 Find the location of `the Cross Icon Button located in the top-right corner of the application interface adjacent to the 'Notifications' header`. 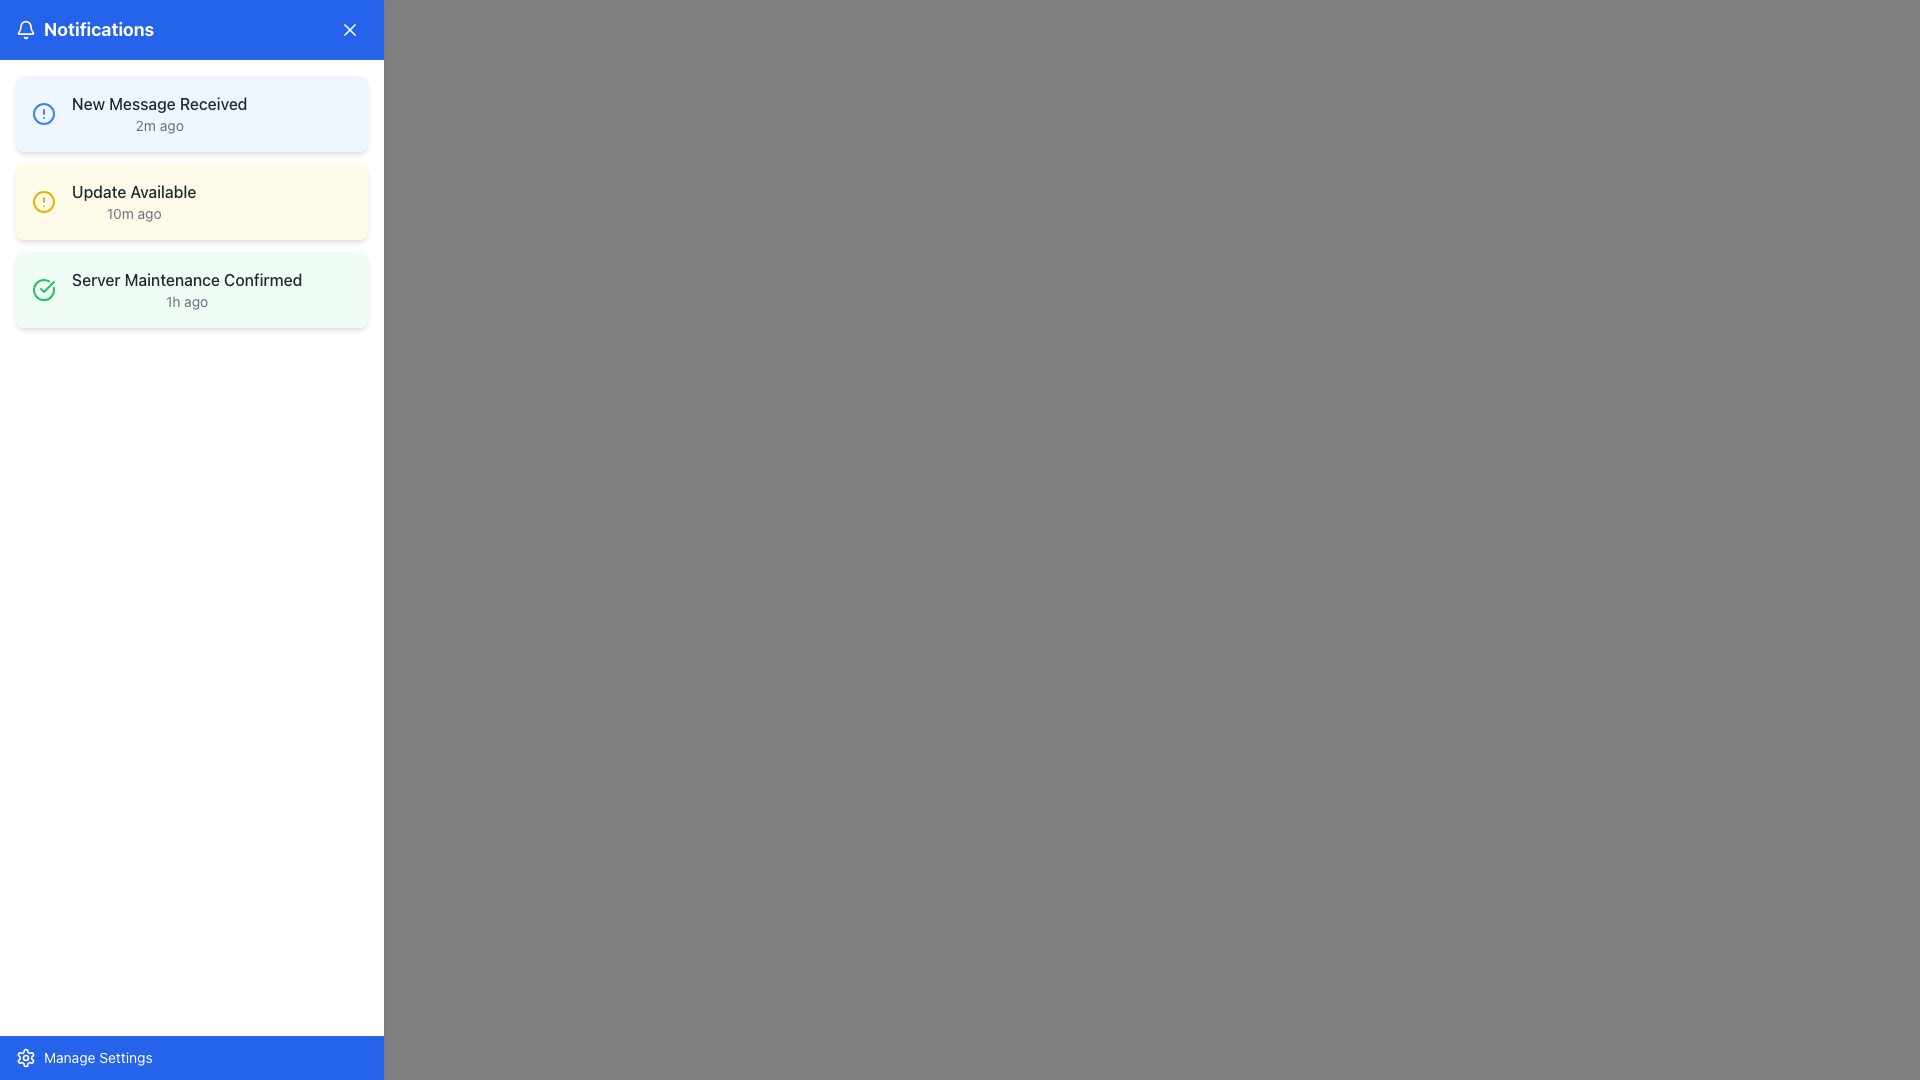

the Cross Icon Button located in the top-right corner of the application interface adjacent to the 'Notifications' header is located at coordinates (350, 30).